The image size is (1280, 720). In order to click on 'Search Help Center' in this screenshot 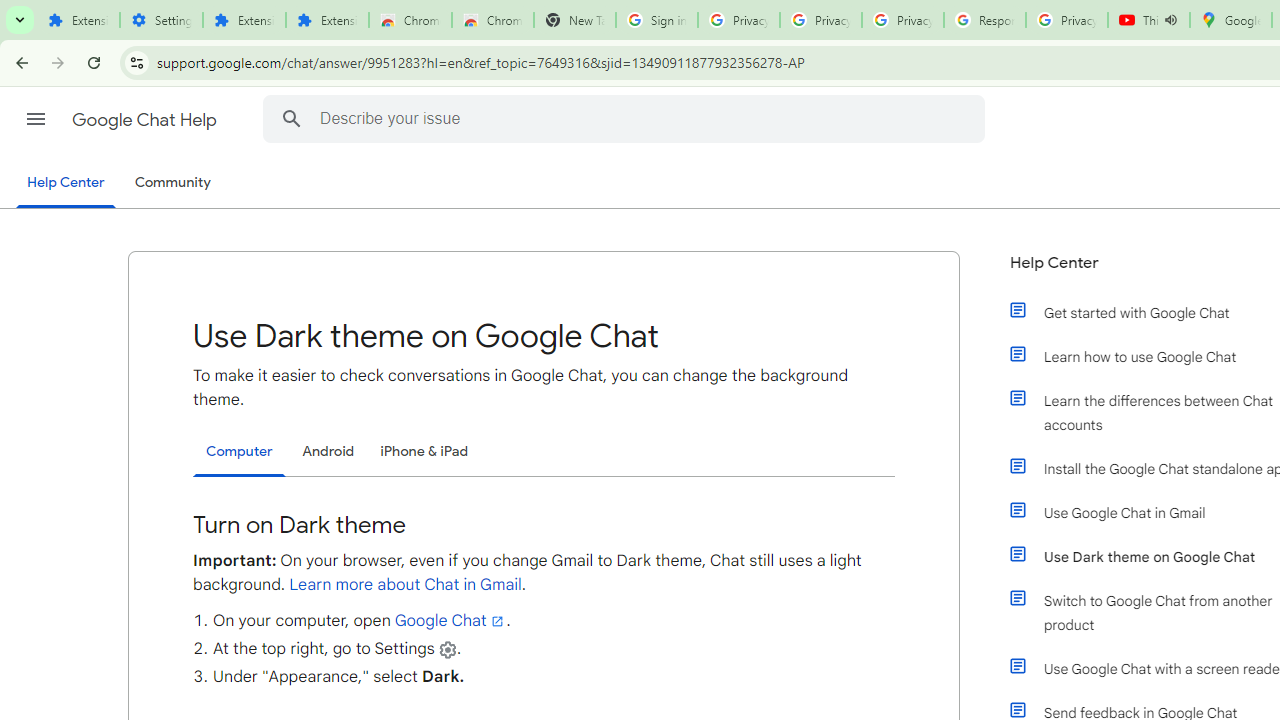, I will do `click(290, 118)`.